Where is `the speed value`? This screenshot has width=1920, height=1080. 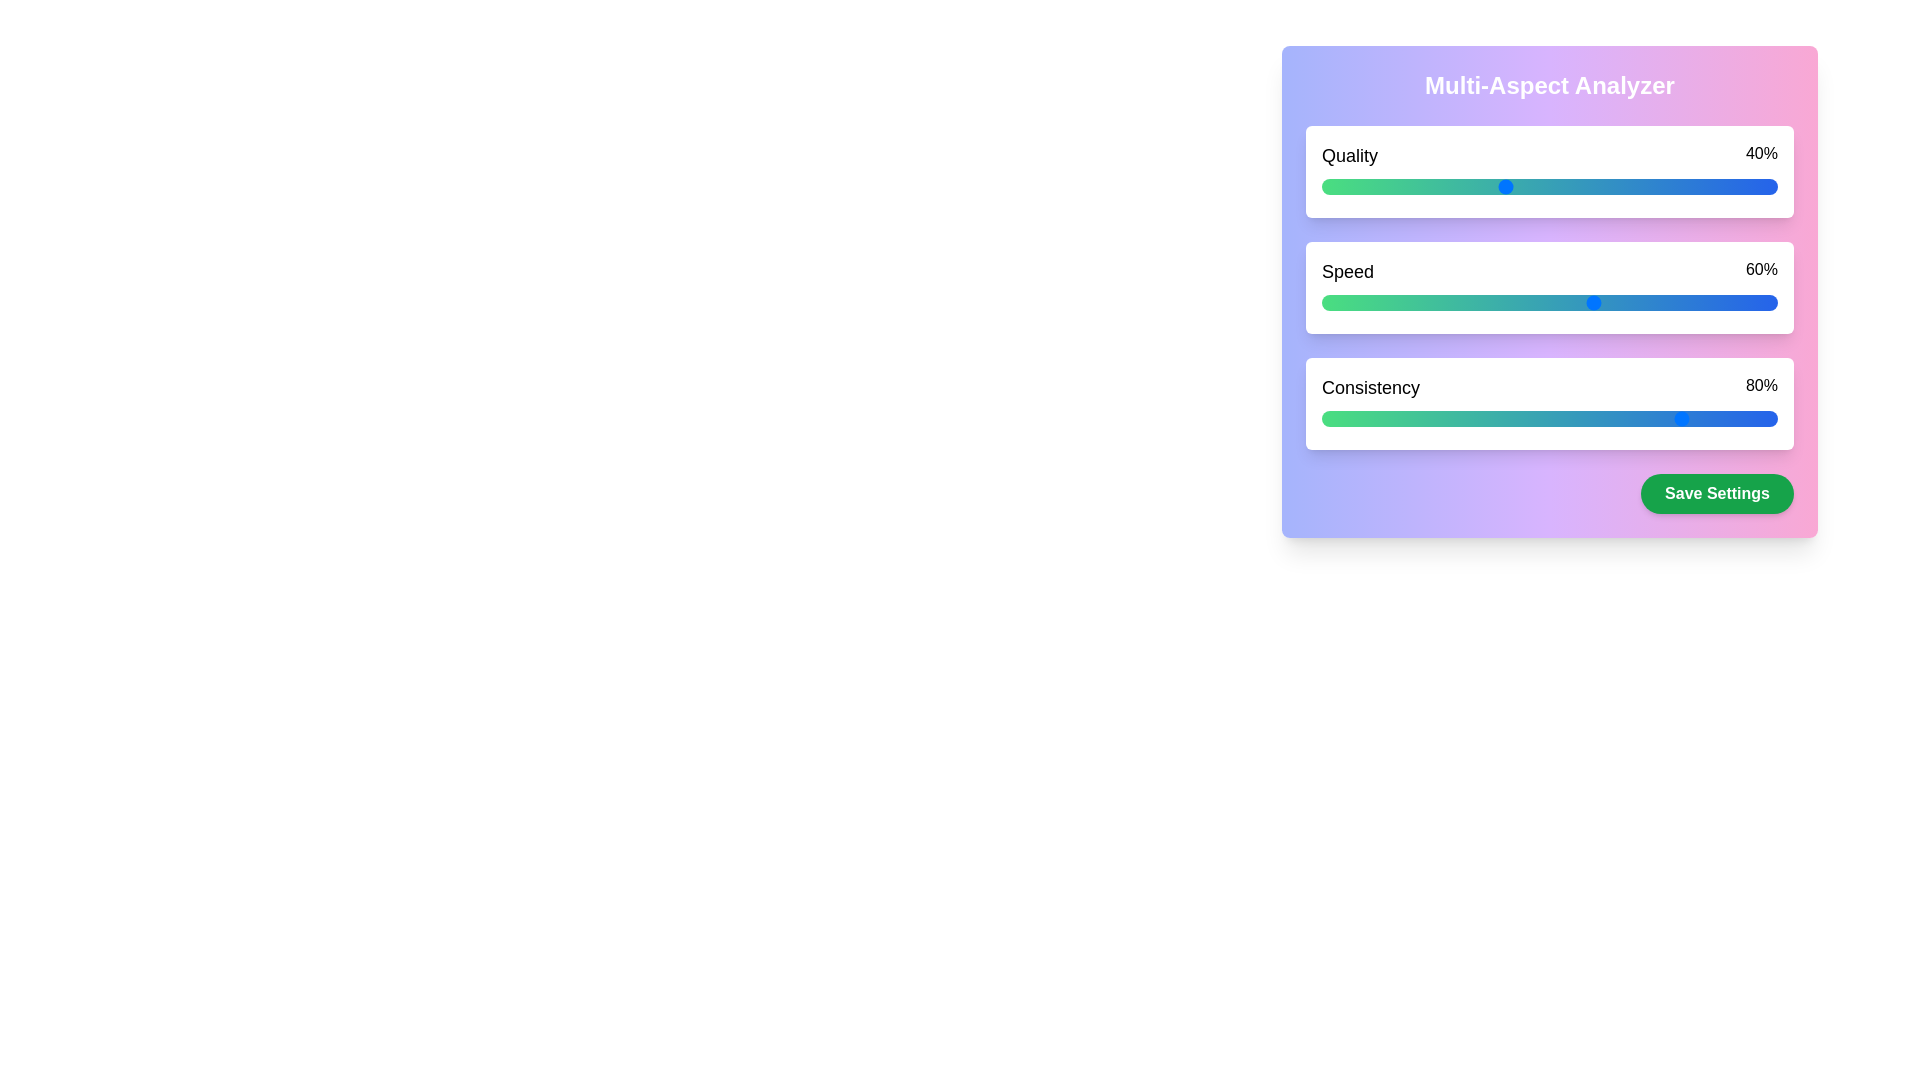 the speed value is located at coordinates (1535, 303).